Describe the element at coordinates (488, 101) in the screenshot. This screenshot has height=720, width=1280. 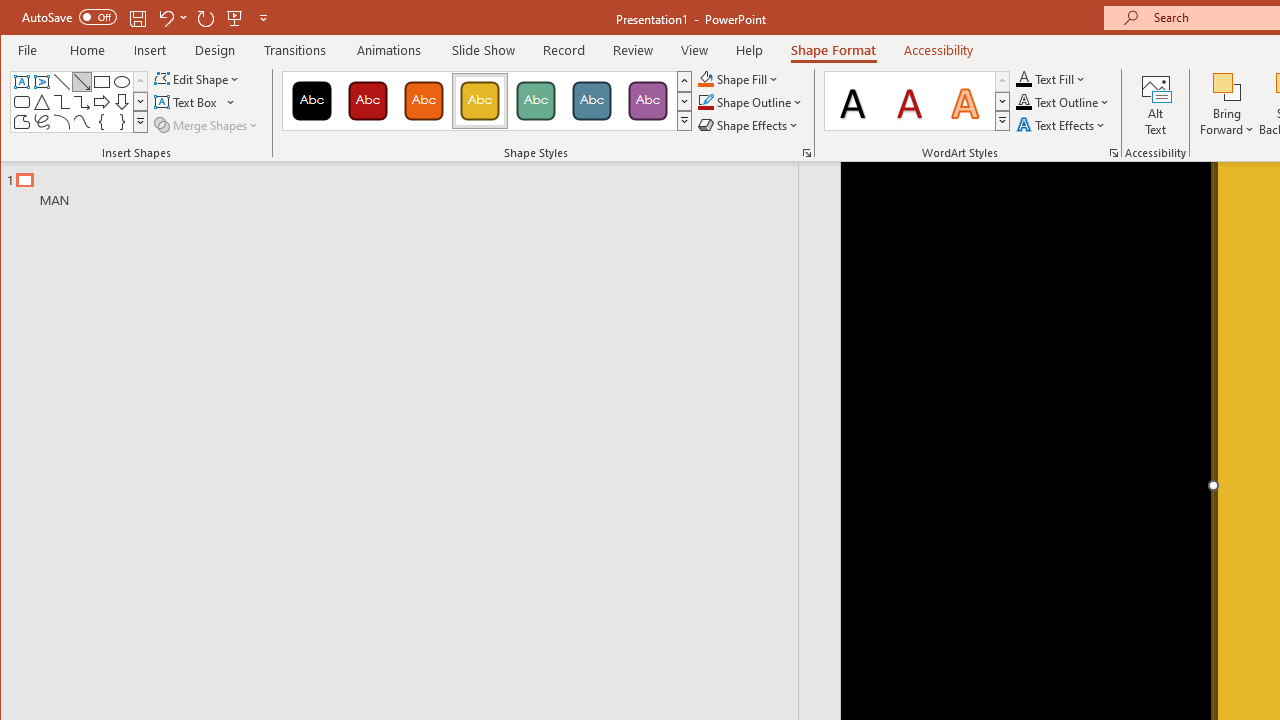
I see `'AutomationID: ShapeStylesGallery'` at that location.